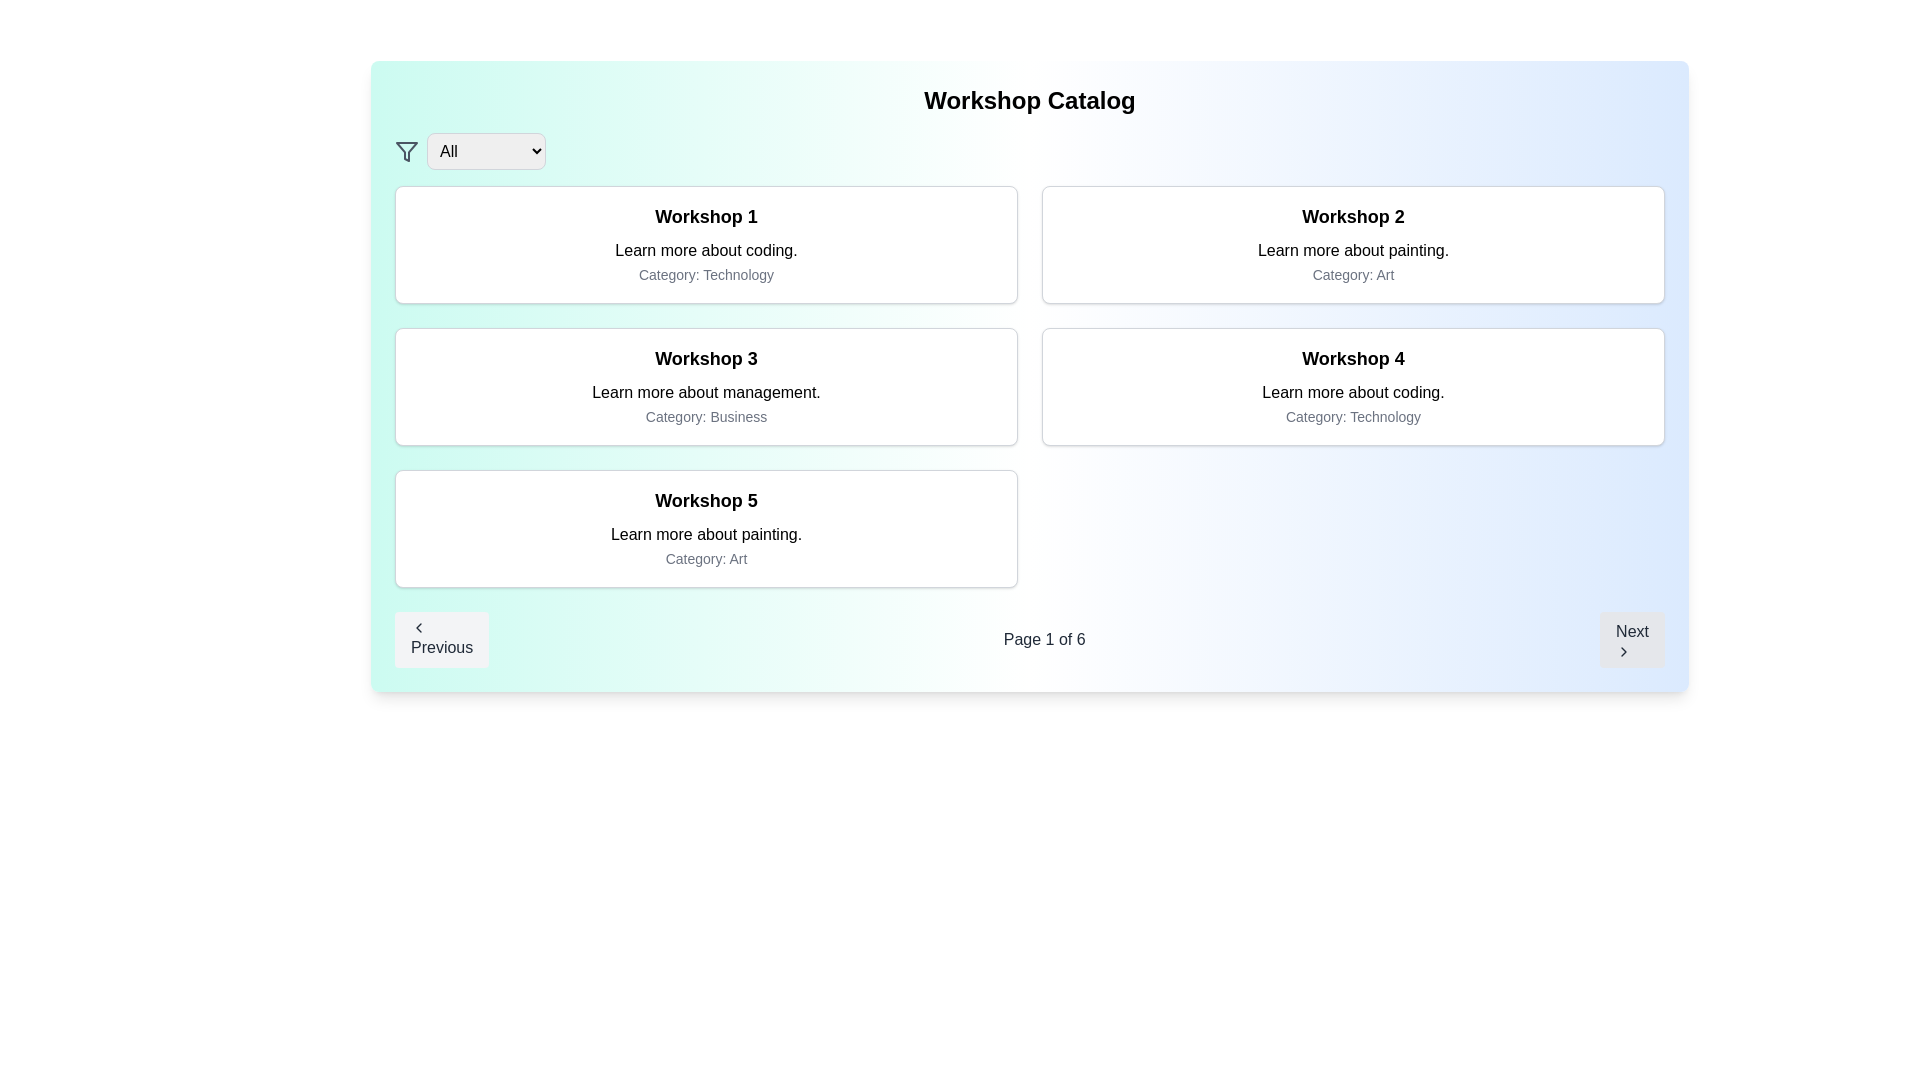 Image resolution: width=1920 pixels, height=1080 pixels. I want to click on the first workshop card titled 'Workshop 1' located in the top-left corner of the grid layout, directly below the filter dropdown, so click(706, 244).